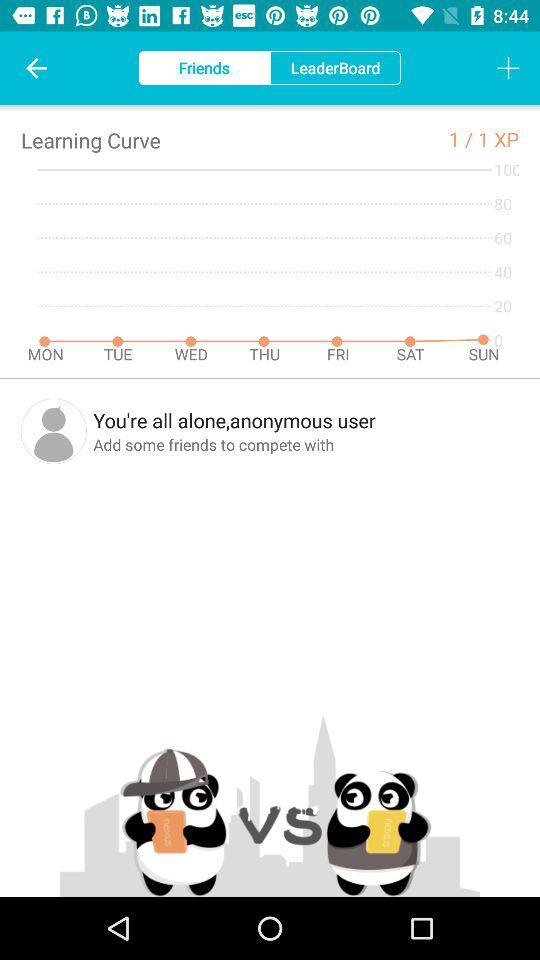 This screenshot has height=960, width=540. What do you see at coordinates (306, 419) in the screenshot?
I see `the you re all icon` at bounding box center [306, 419].